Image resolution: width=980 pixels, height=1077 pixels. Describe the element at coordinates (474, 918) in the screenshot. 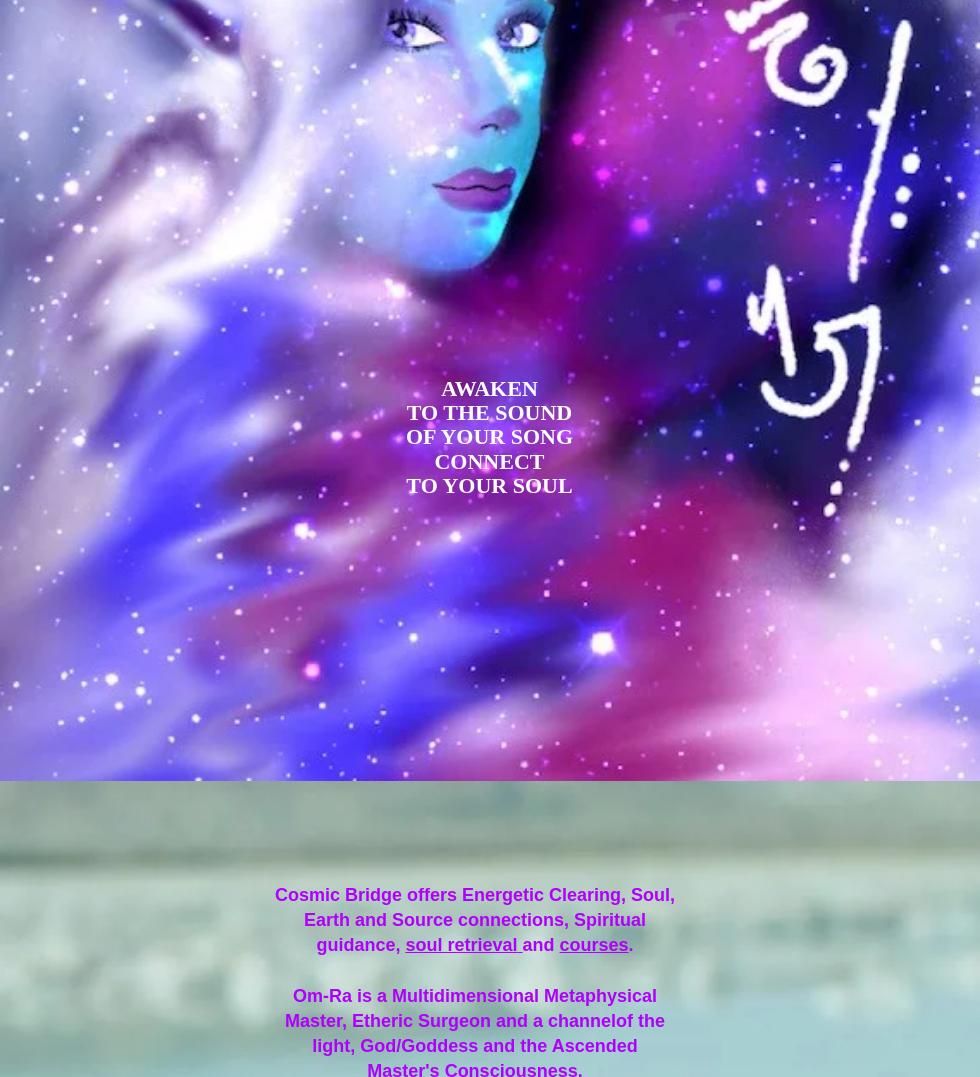

I see `'Cosmic Bridge offers Energetic Clearing, Soul, Earth and Source connections, Spiritual guidance,'` at that location.